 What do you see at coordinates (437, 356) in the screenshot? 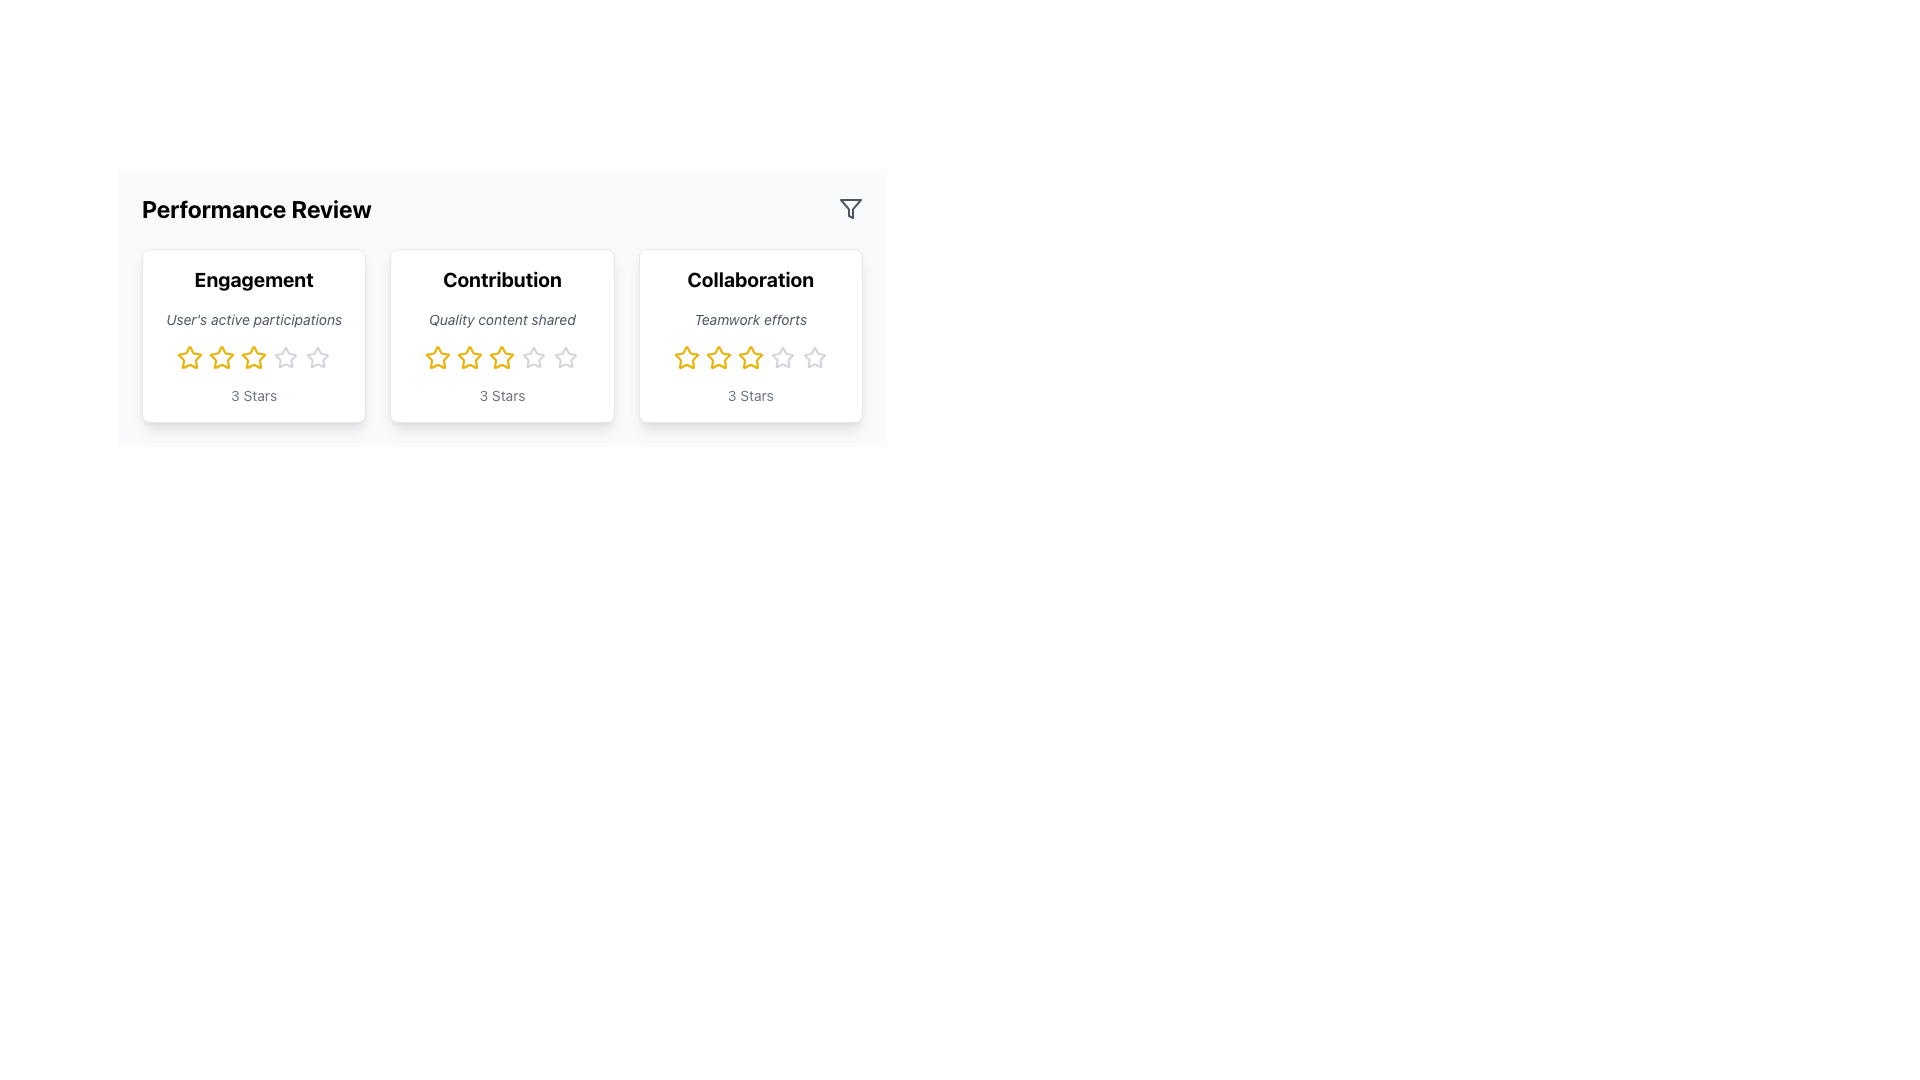
I see `the second star icon in the 5-star rating system under the 'Contribution' card of the 'Performance Review' interface` at bounding box center [437, 356].